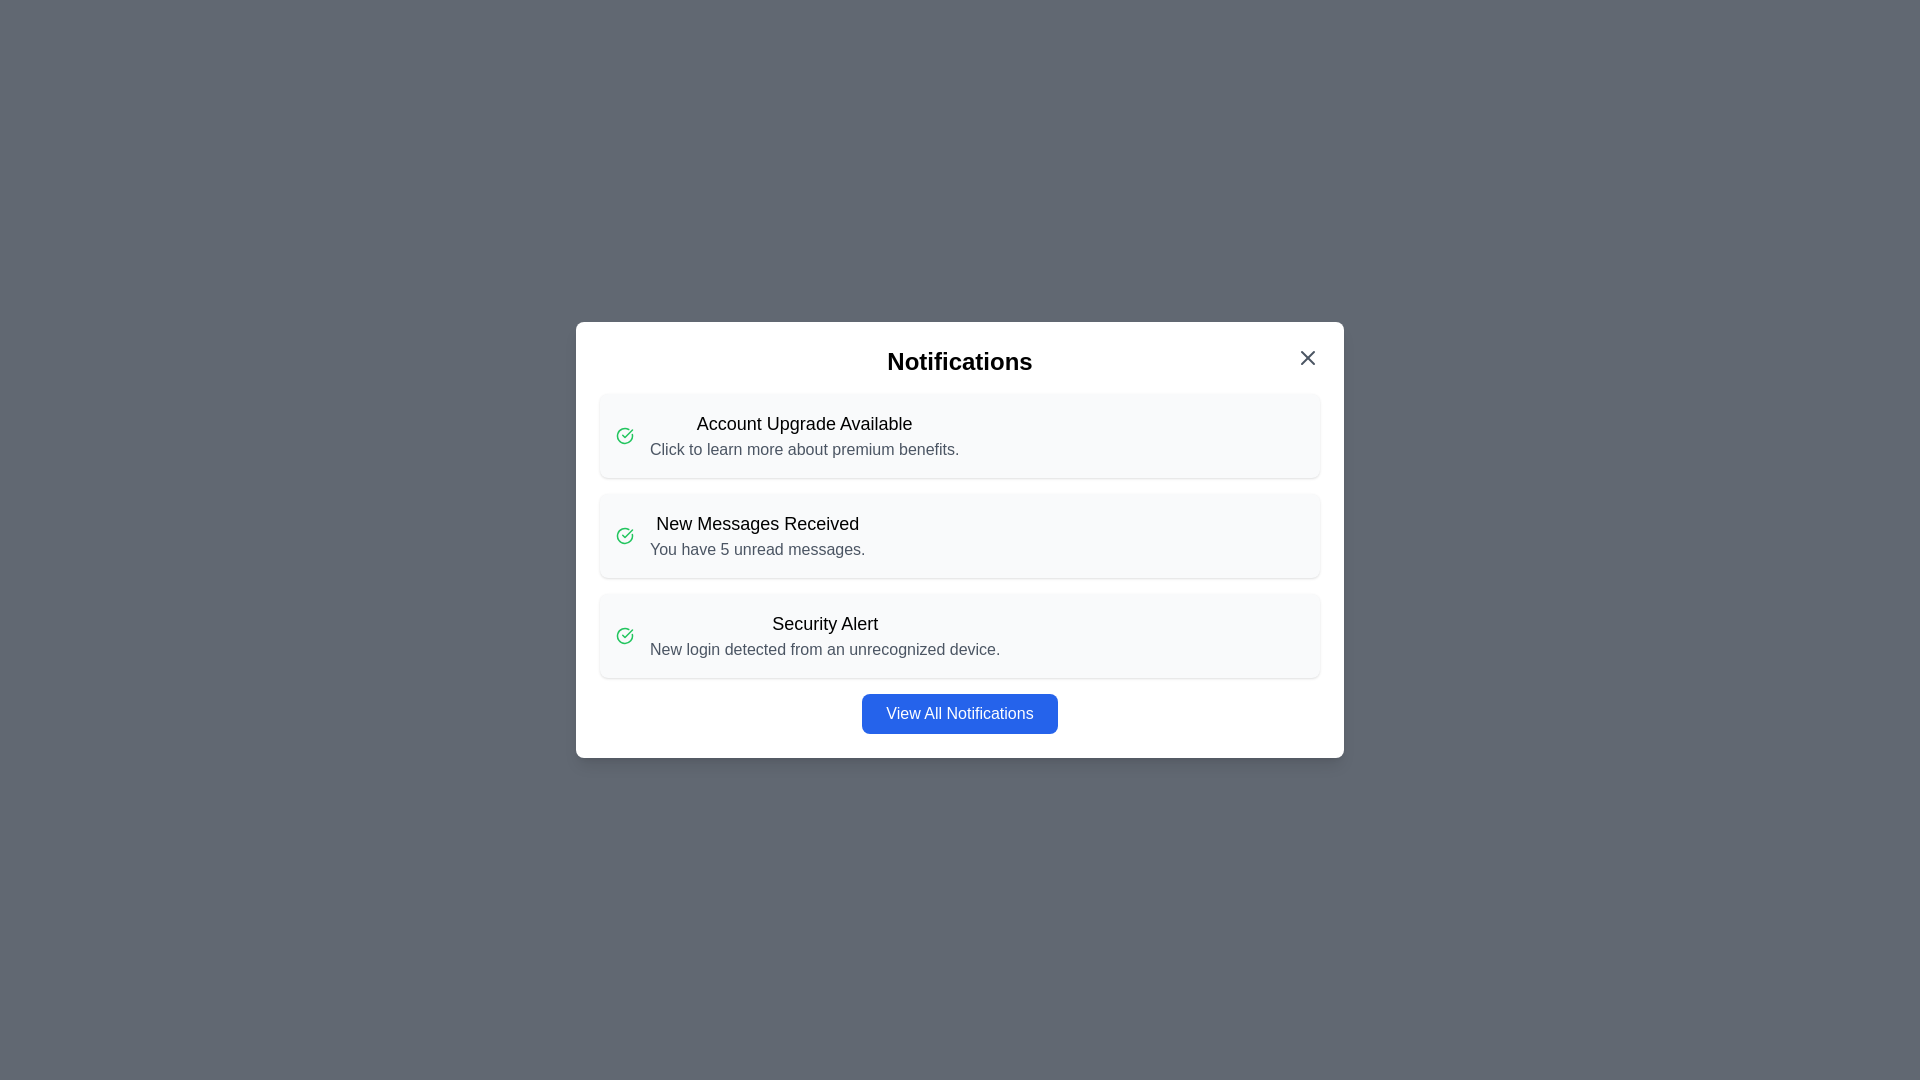 The image size is (1920, 1080). I want to click on the 'Notifications' text label, which is bold and centrally aligned at the top of the modal, so click(960, 362).